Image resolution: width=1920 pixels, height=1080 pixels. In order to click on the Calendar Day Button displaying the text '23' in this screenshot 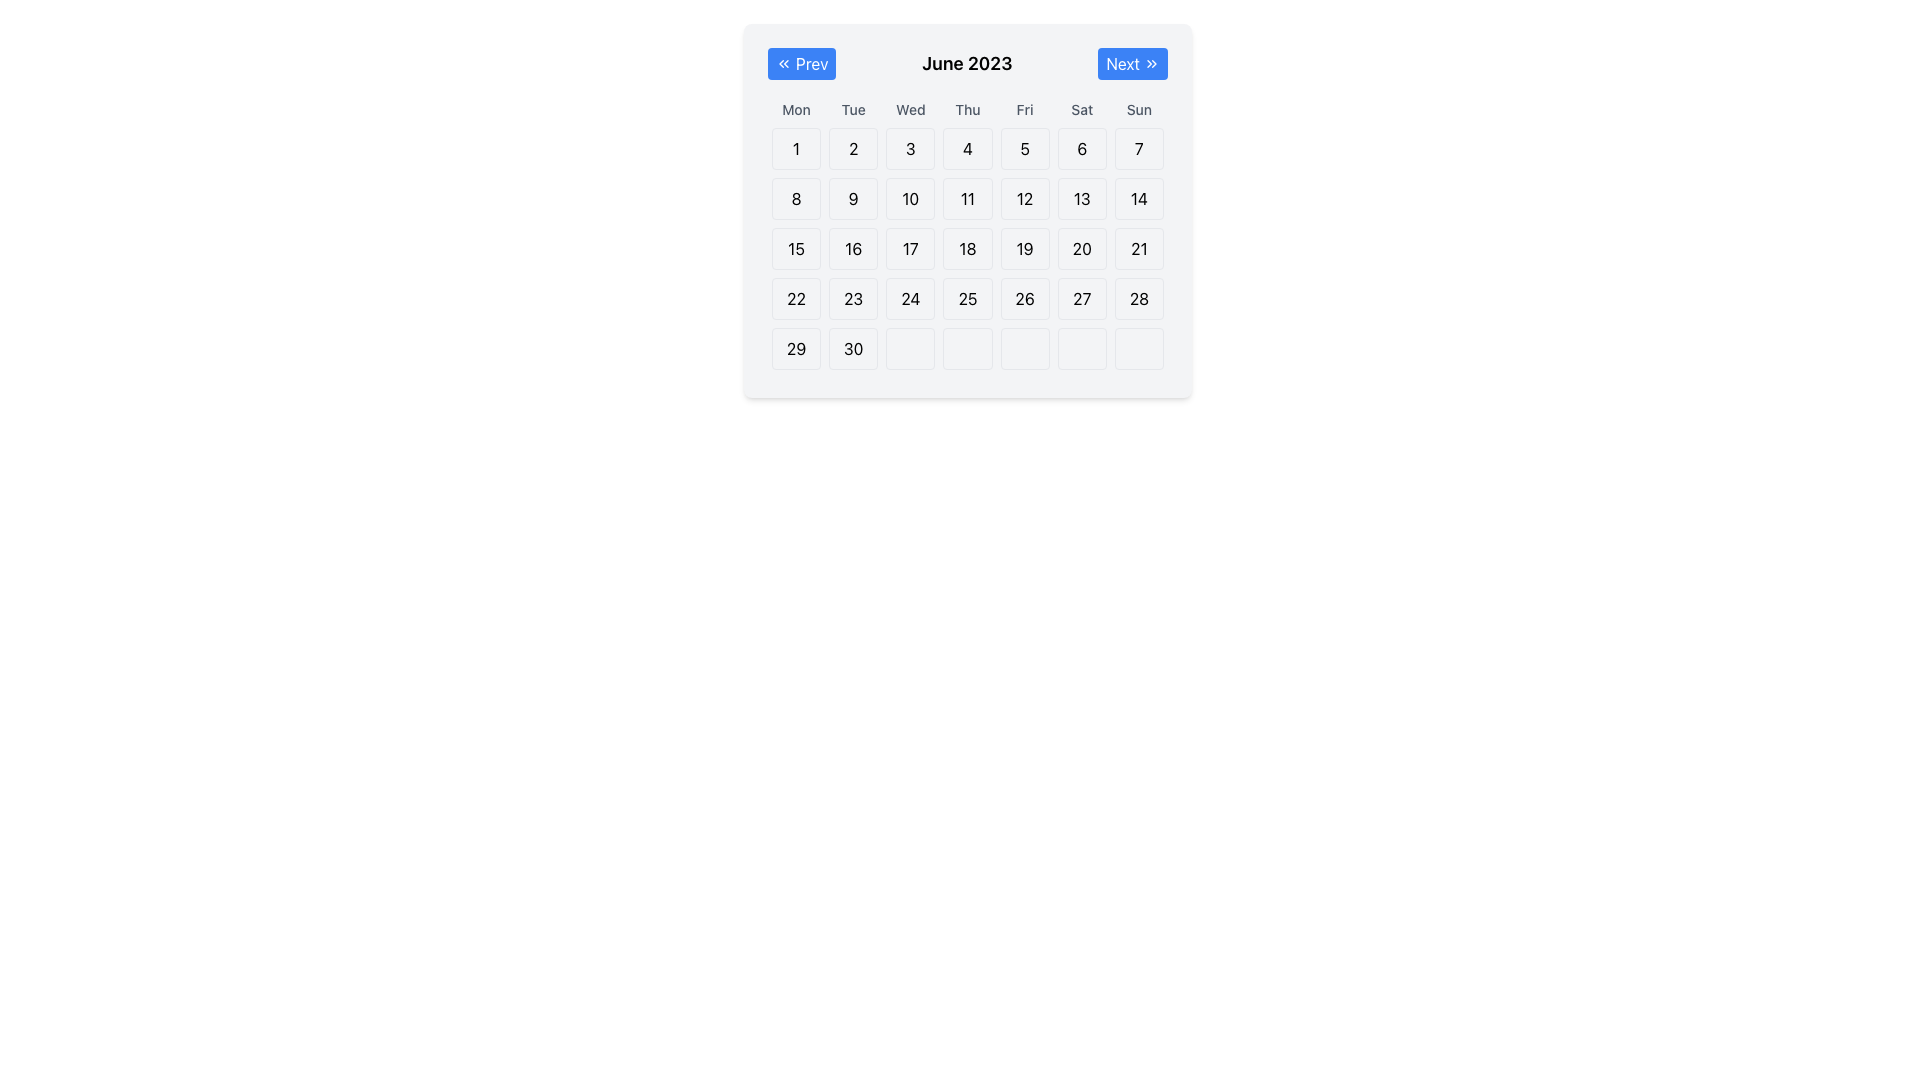, I will do `click(853, 299)`.